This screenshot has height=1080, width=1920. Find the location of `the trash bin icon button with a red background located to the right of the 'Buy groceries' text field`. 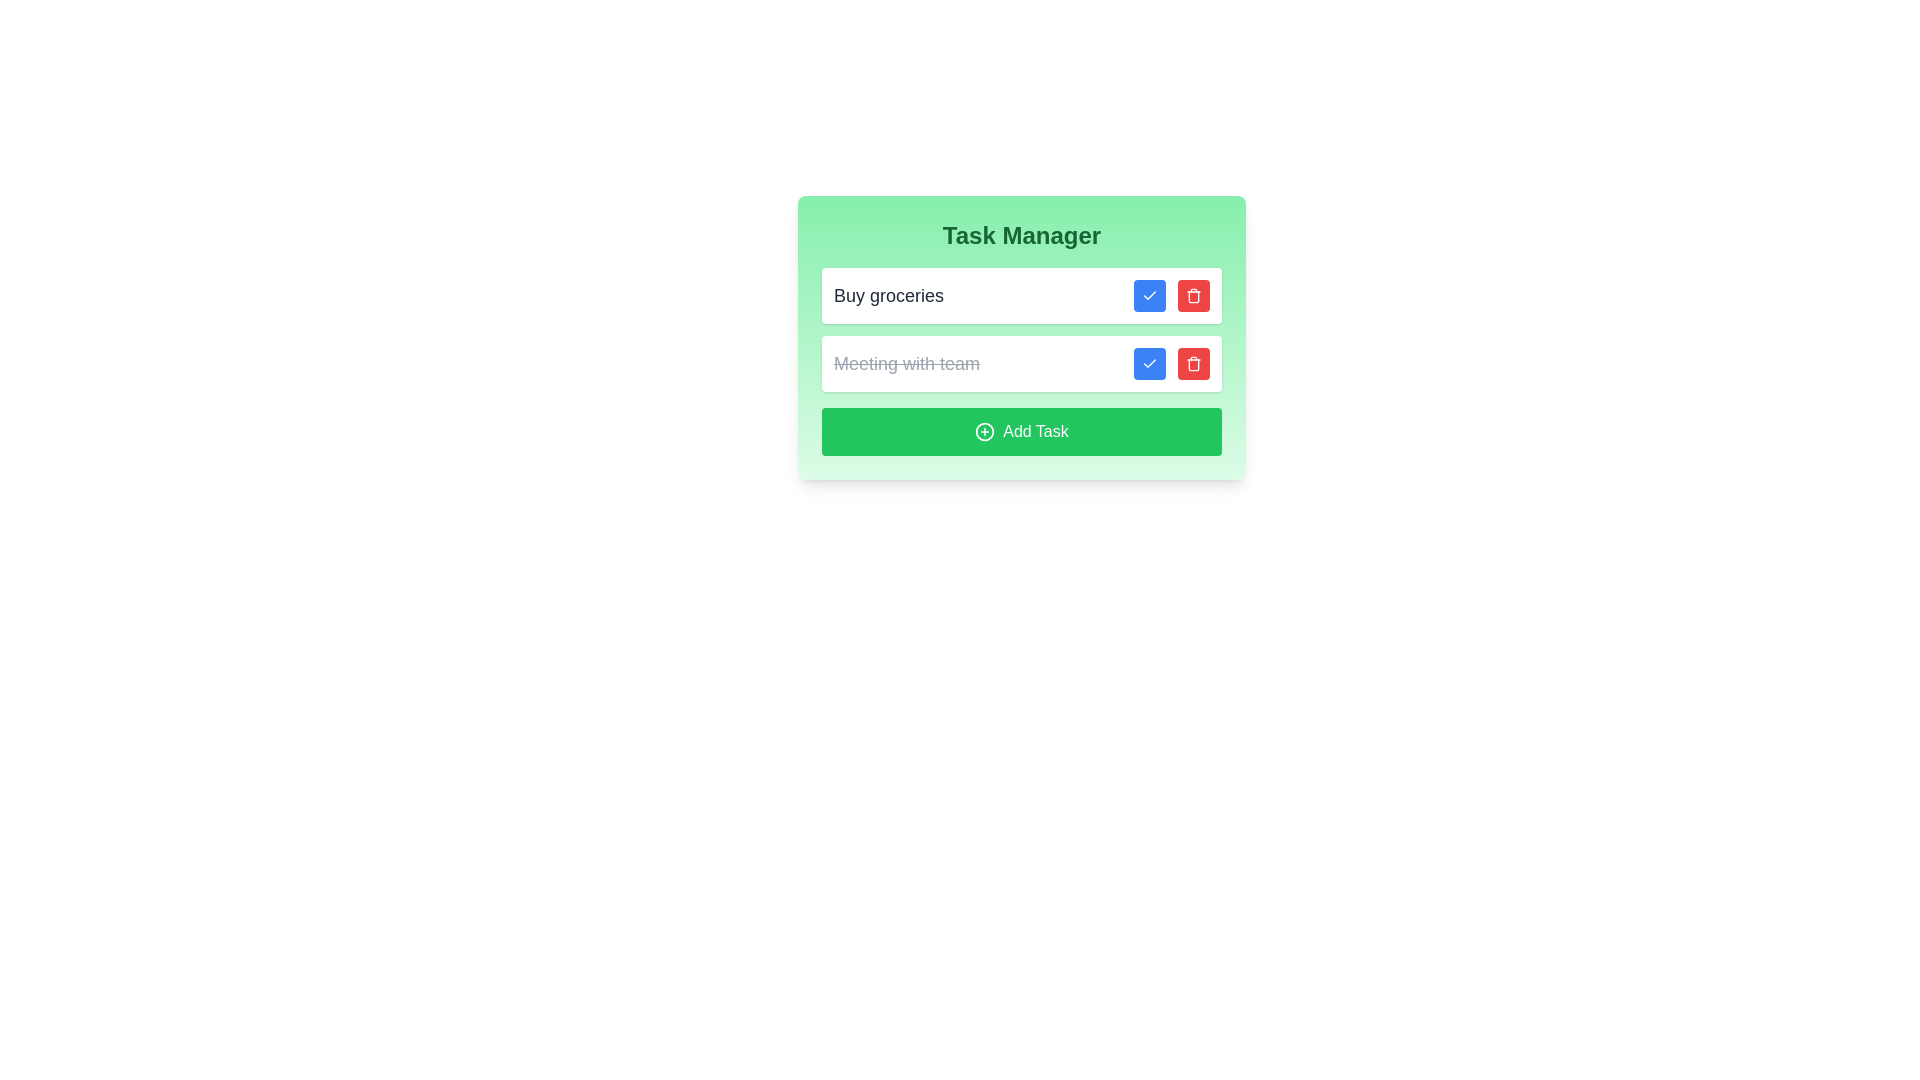

the trash bin icon button with a red background located to the right of the 'Buy groceries' text field is located at coordinates (1194, 296).